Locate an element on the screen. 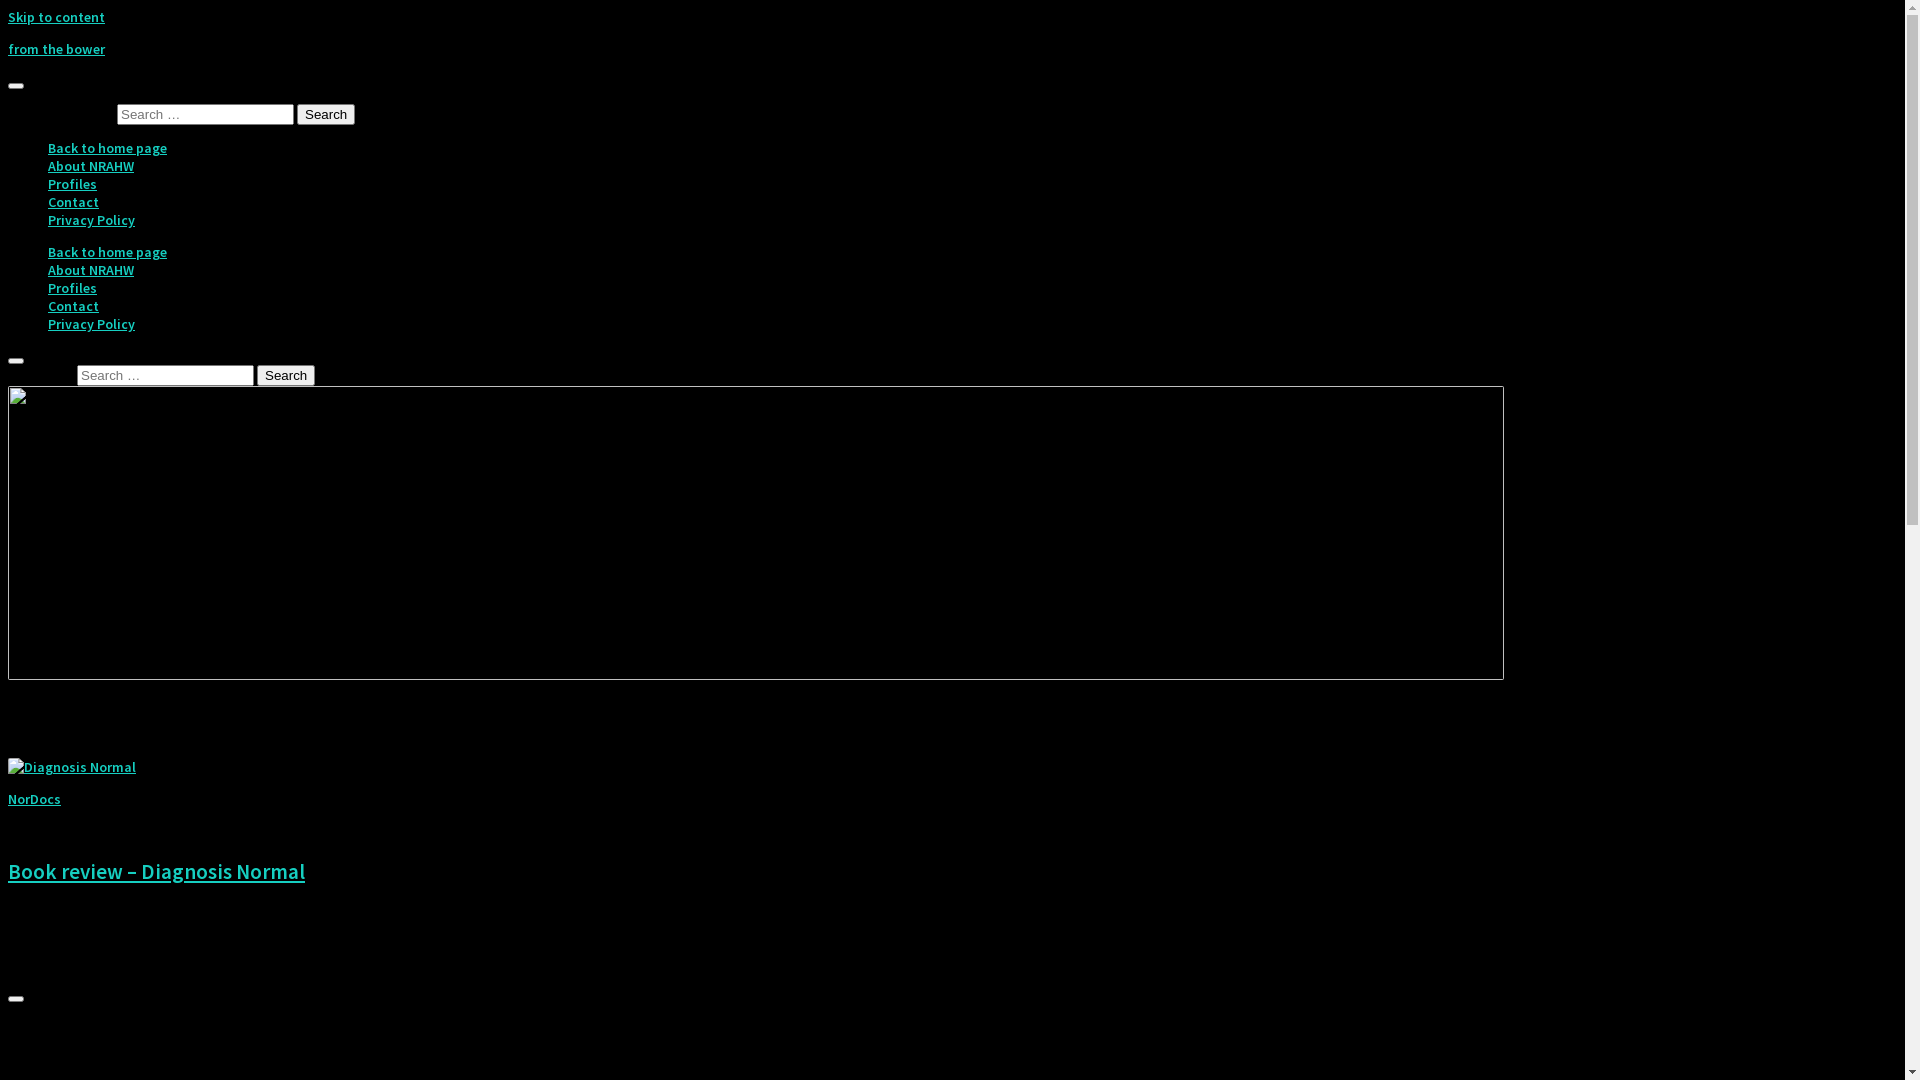 This screenshot has width=1920, height=1080. 'Search' is located at coordinates (326, 114).